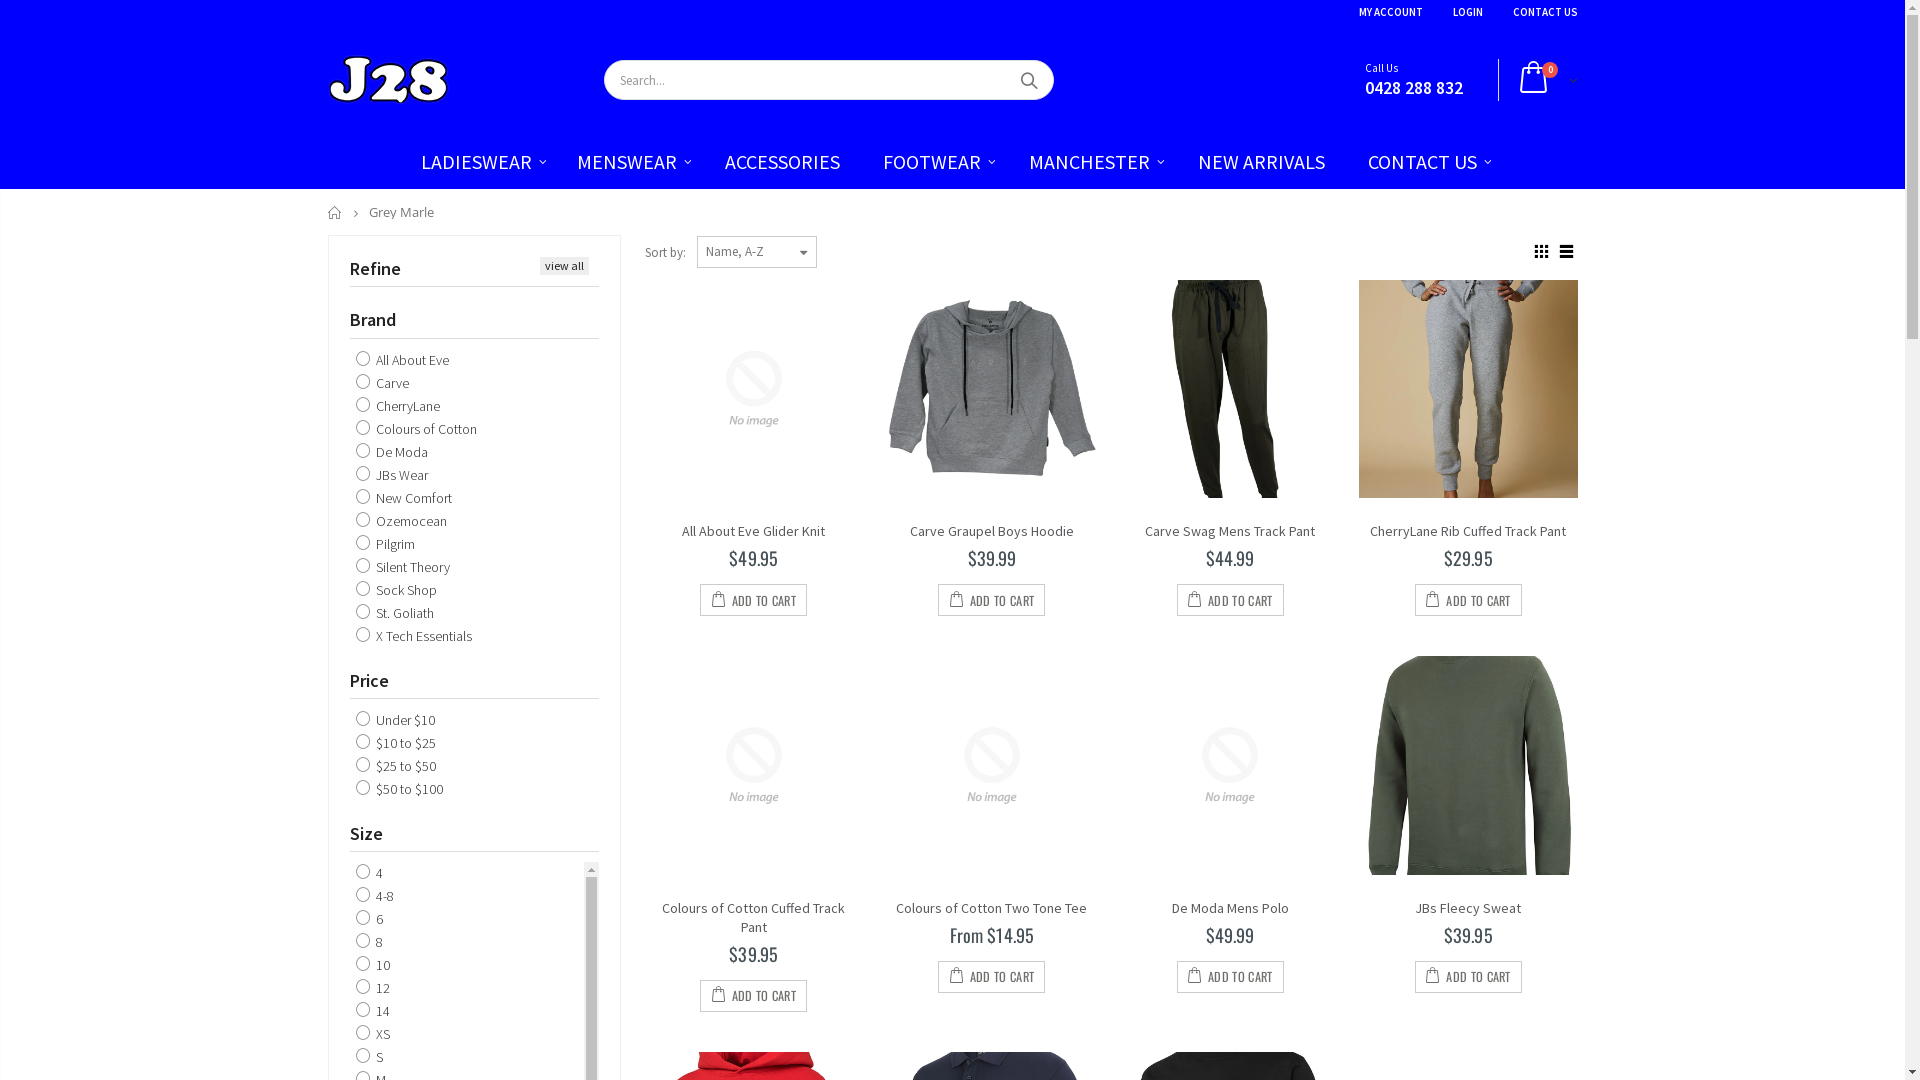  Describe the element at coordinates (355, 765) in the screenshot. I see `'$25 to $50'` at that location.